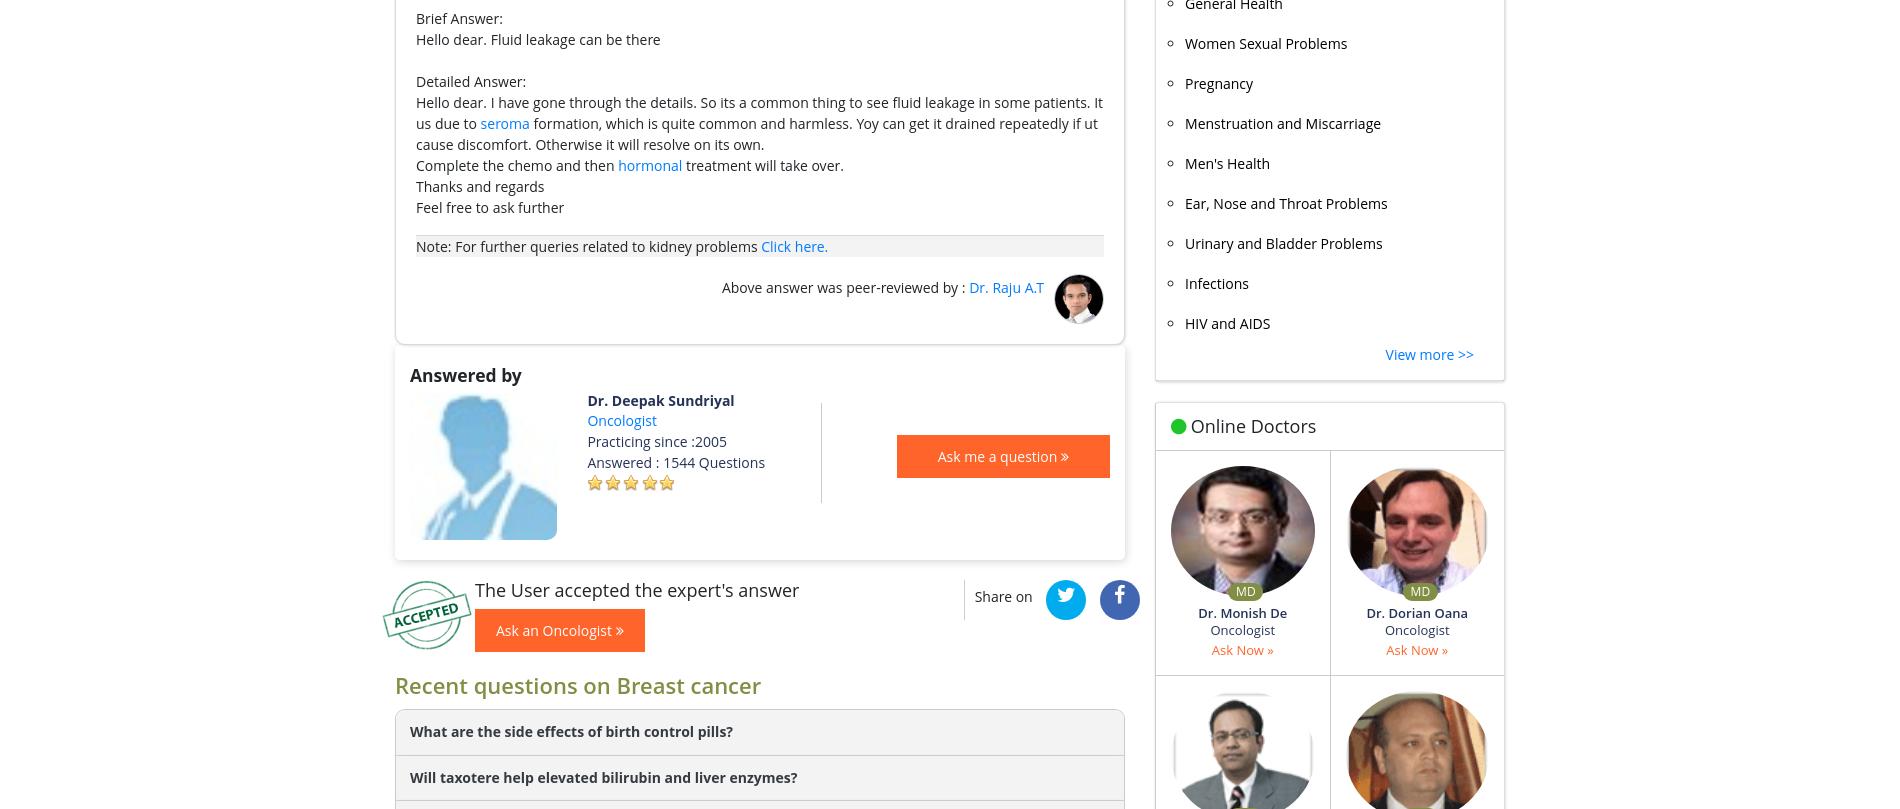 This screenshot has height=809, width=1900. I want to click on 'Will taxotere help elevated bilirubin and liver enzymes?', so click(603, 775).